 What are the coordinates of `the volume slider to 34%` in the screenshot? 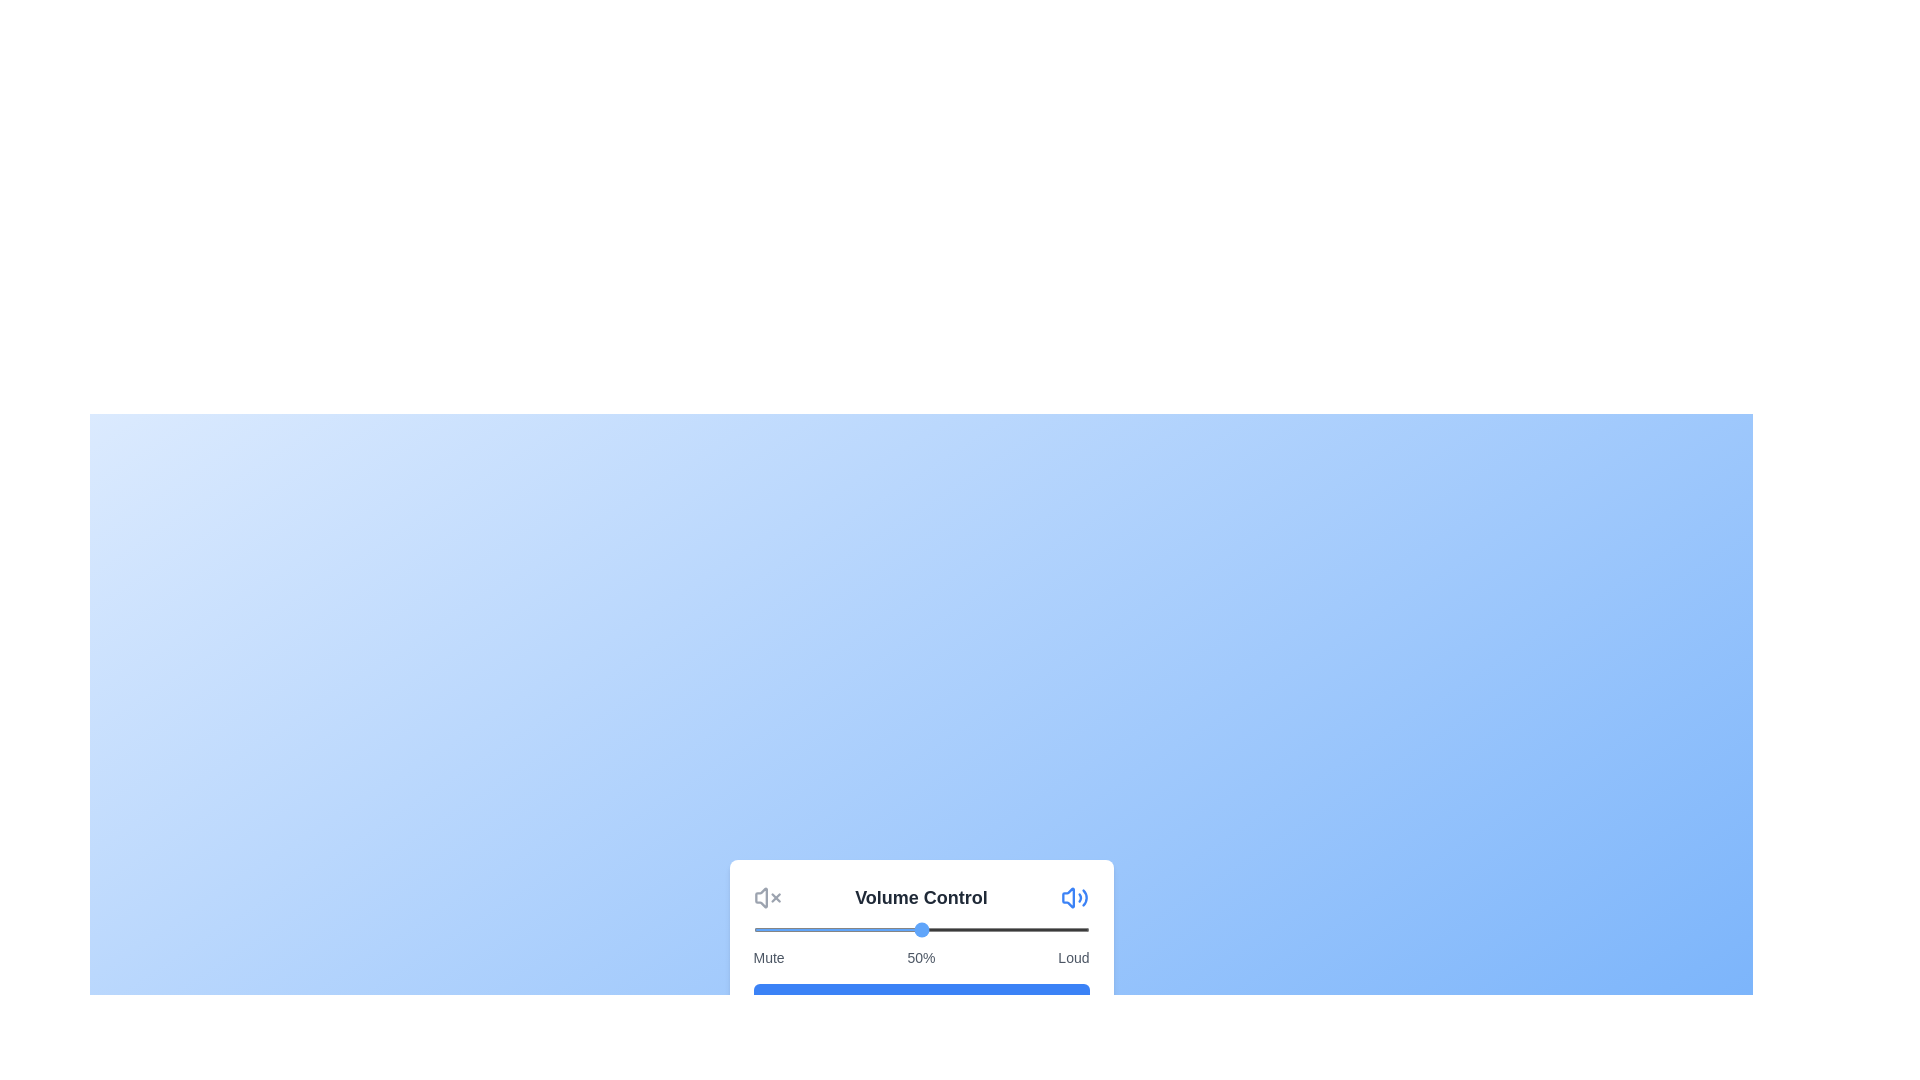 It's located at (867, 929).